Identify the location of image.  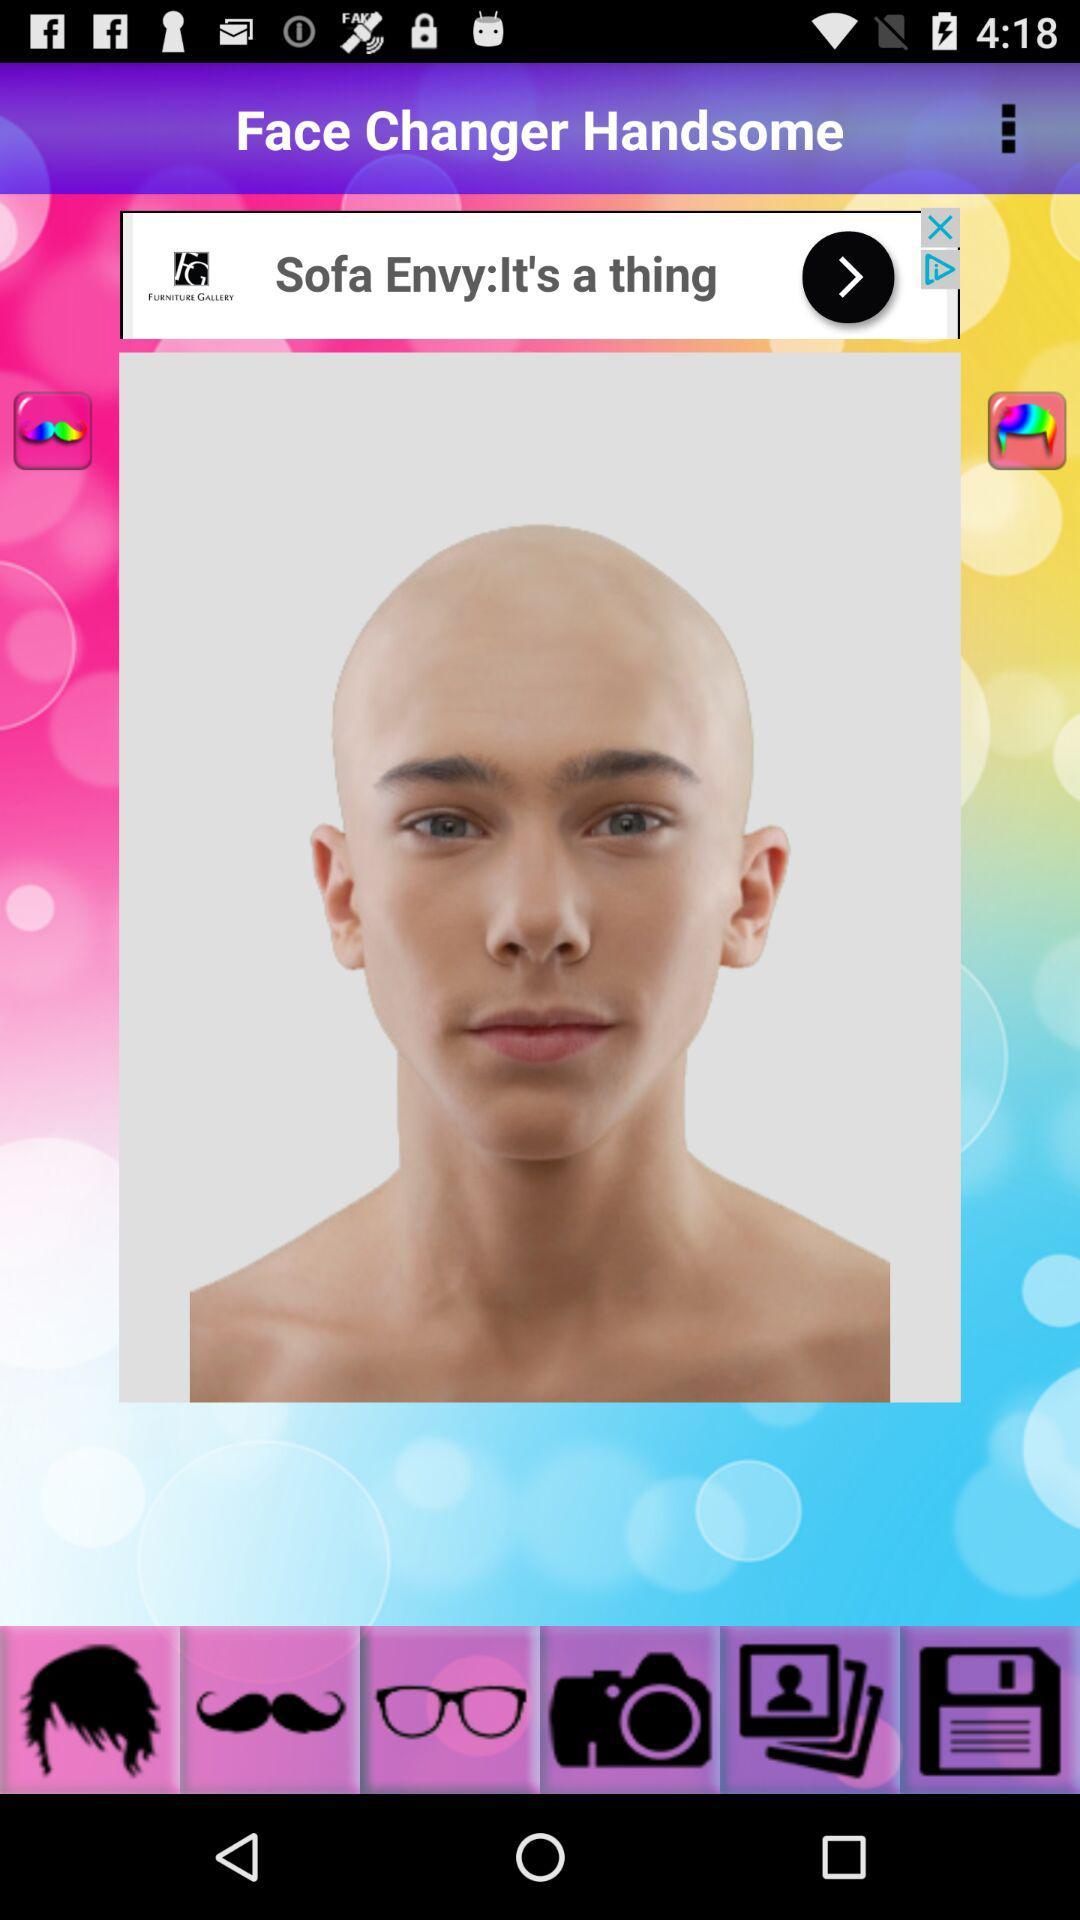
(628, 1708).